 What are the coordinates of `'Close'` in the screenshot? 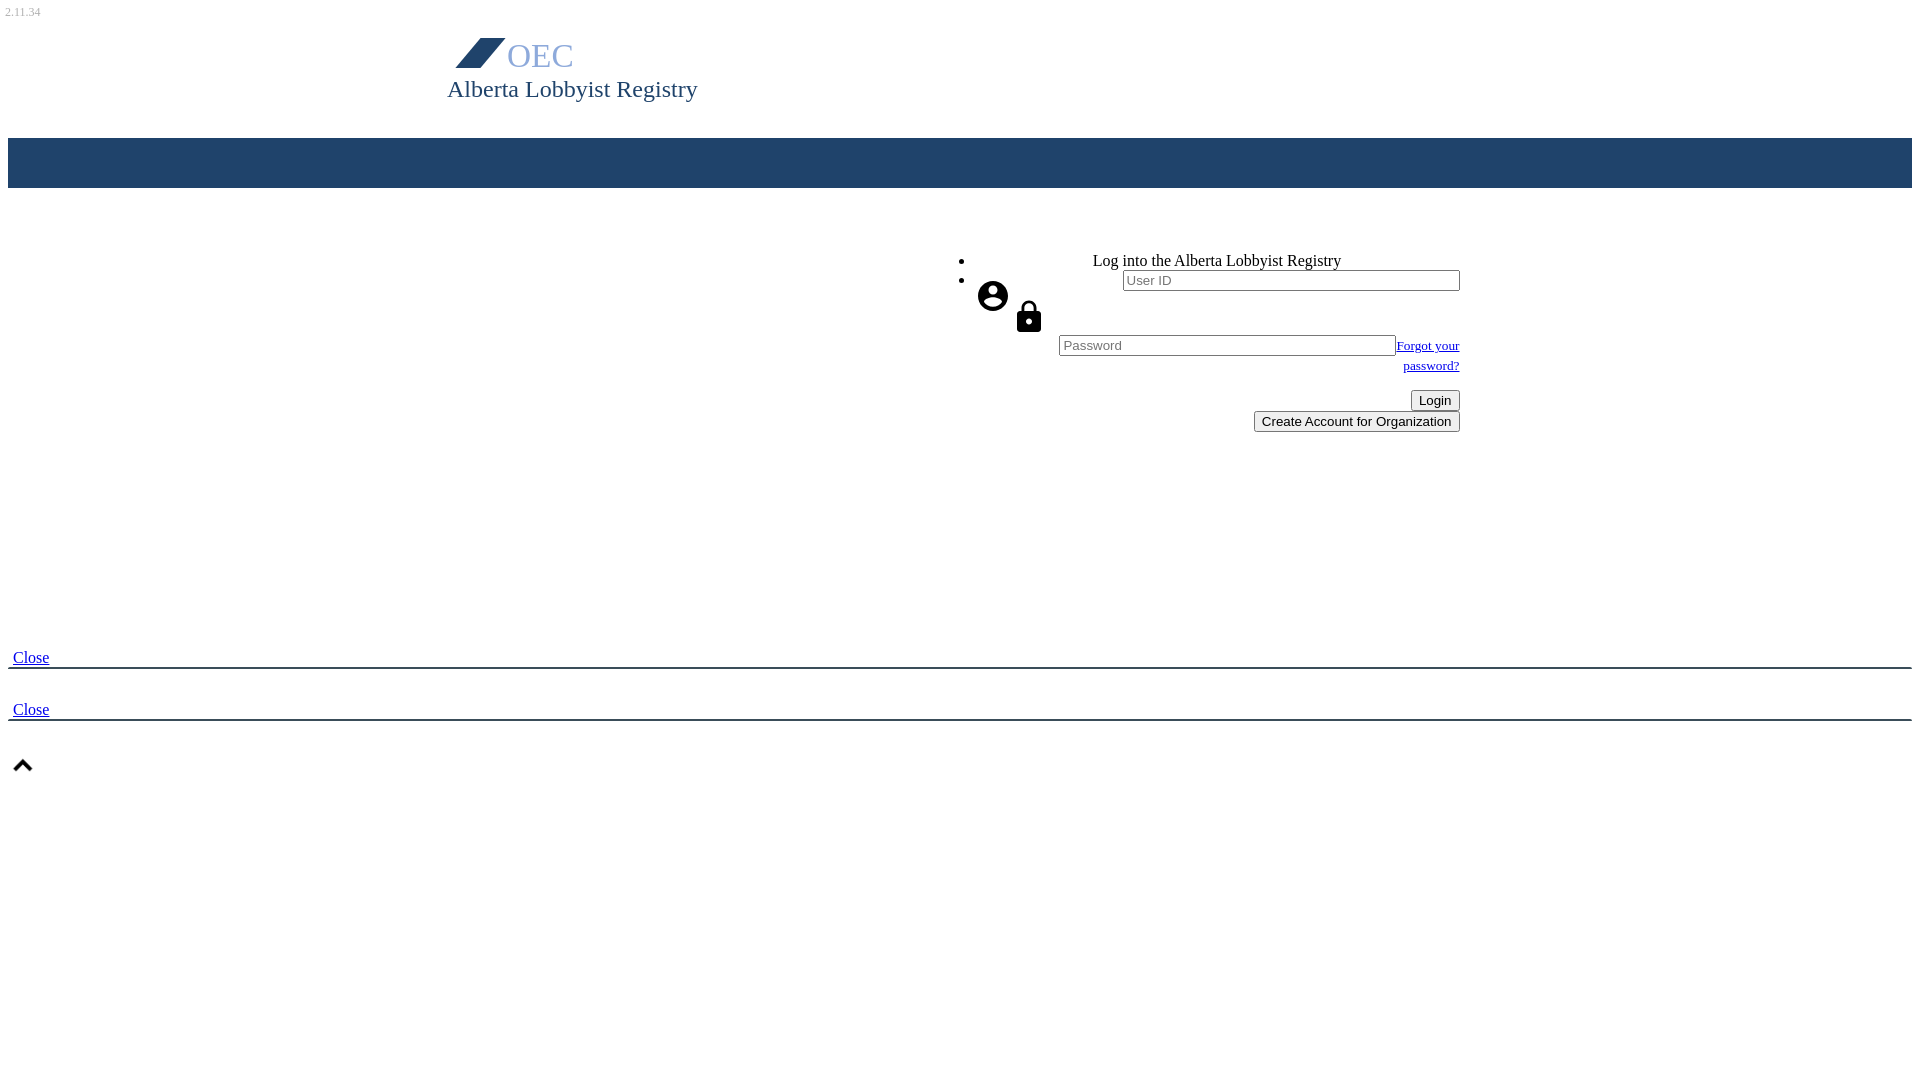 It's located at (30, 658).